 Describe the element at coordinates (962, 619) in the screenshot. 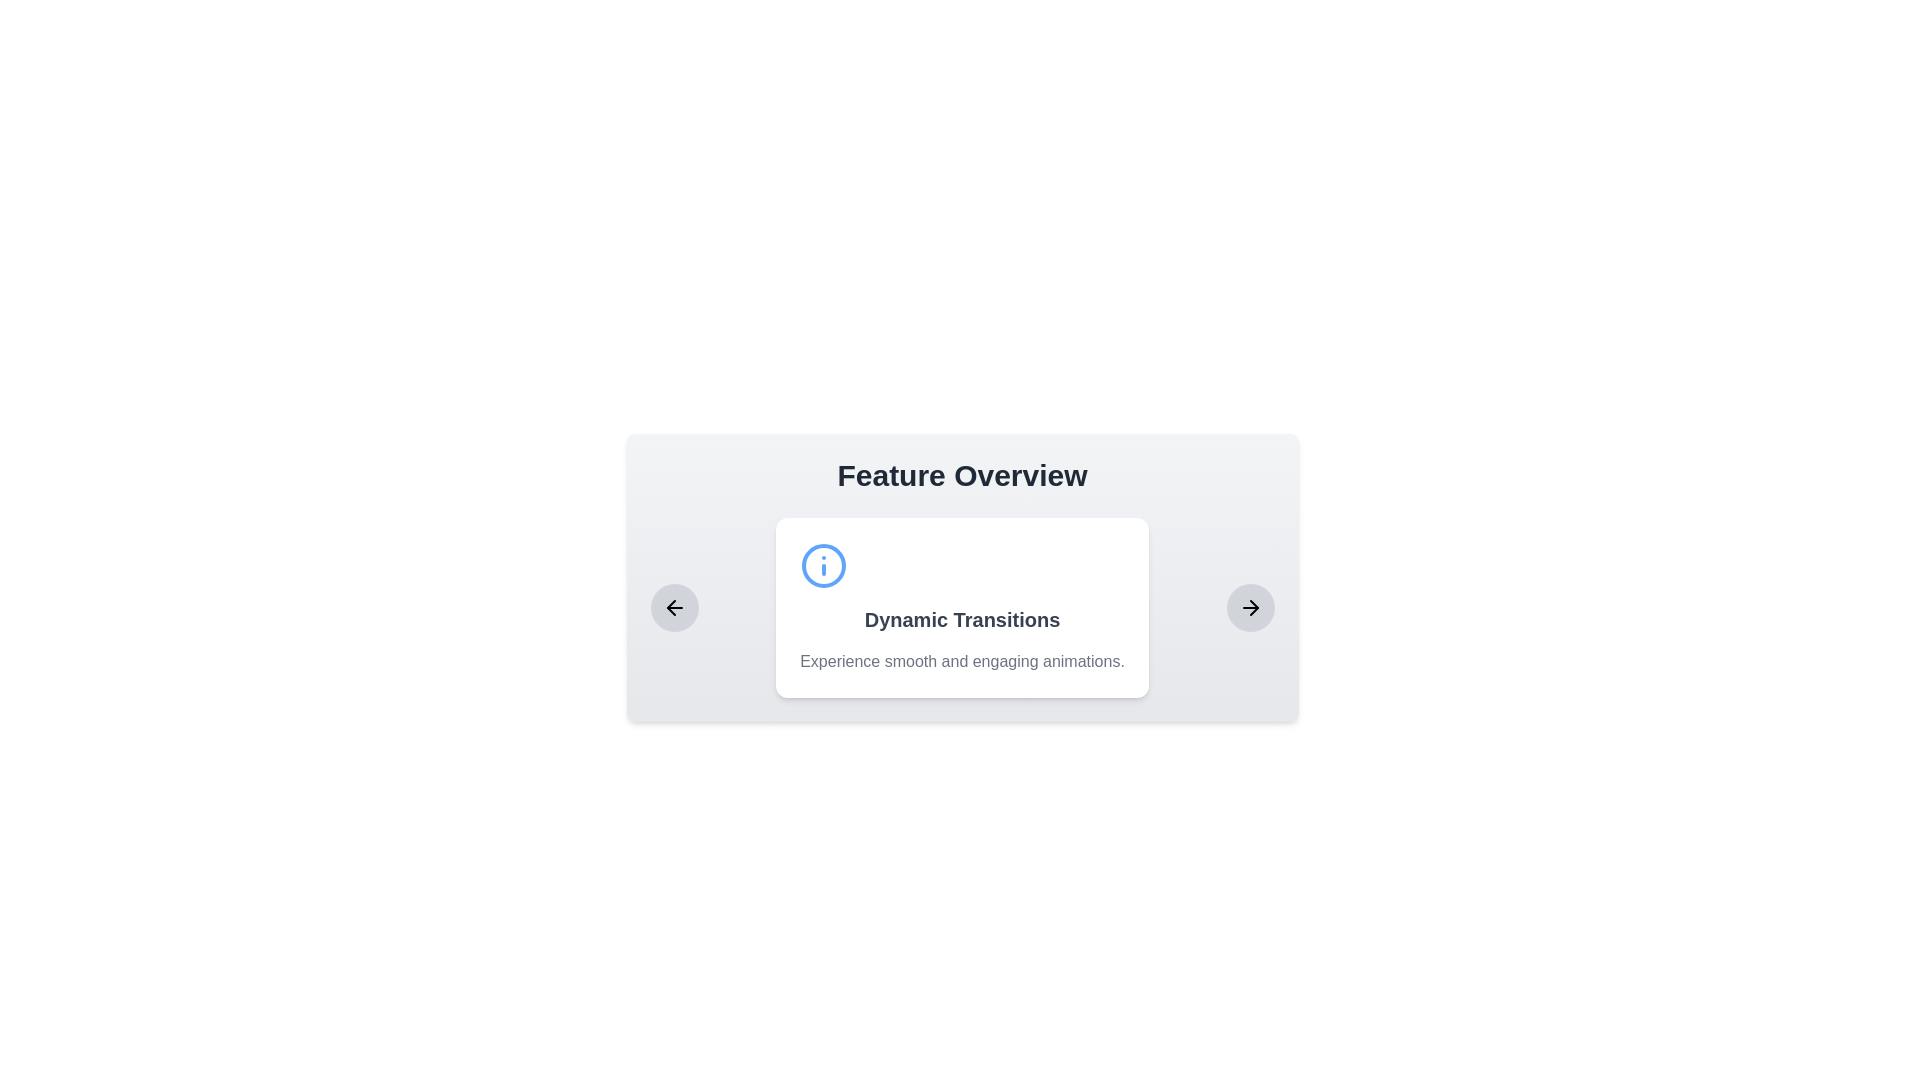

I see `text content of the bold, larger font Text Label that reads 'Dynamic Transitions', located in the upper region of the card component, below the blue information icon` at that location.